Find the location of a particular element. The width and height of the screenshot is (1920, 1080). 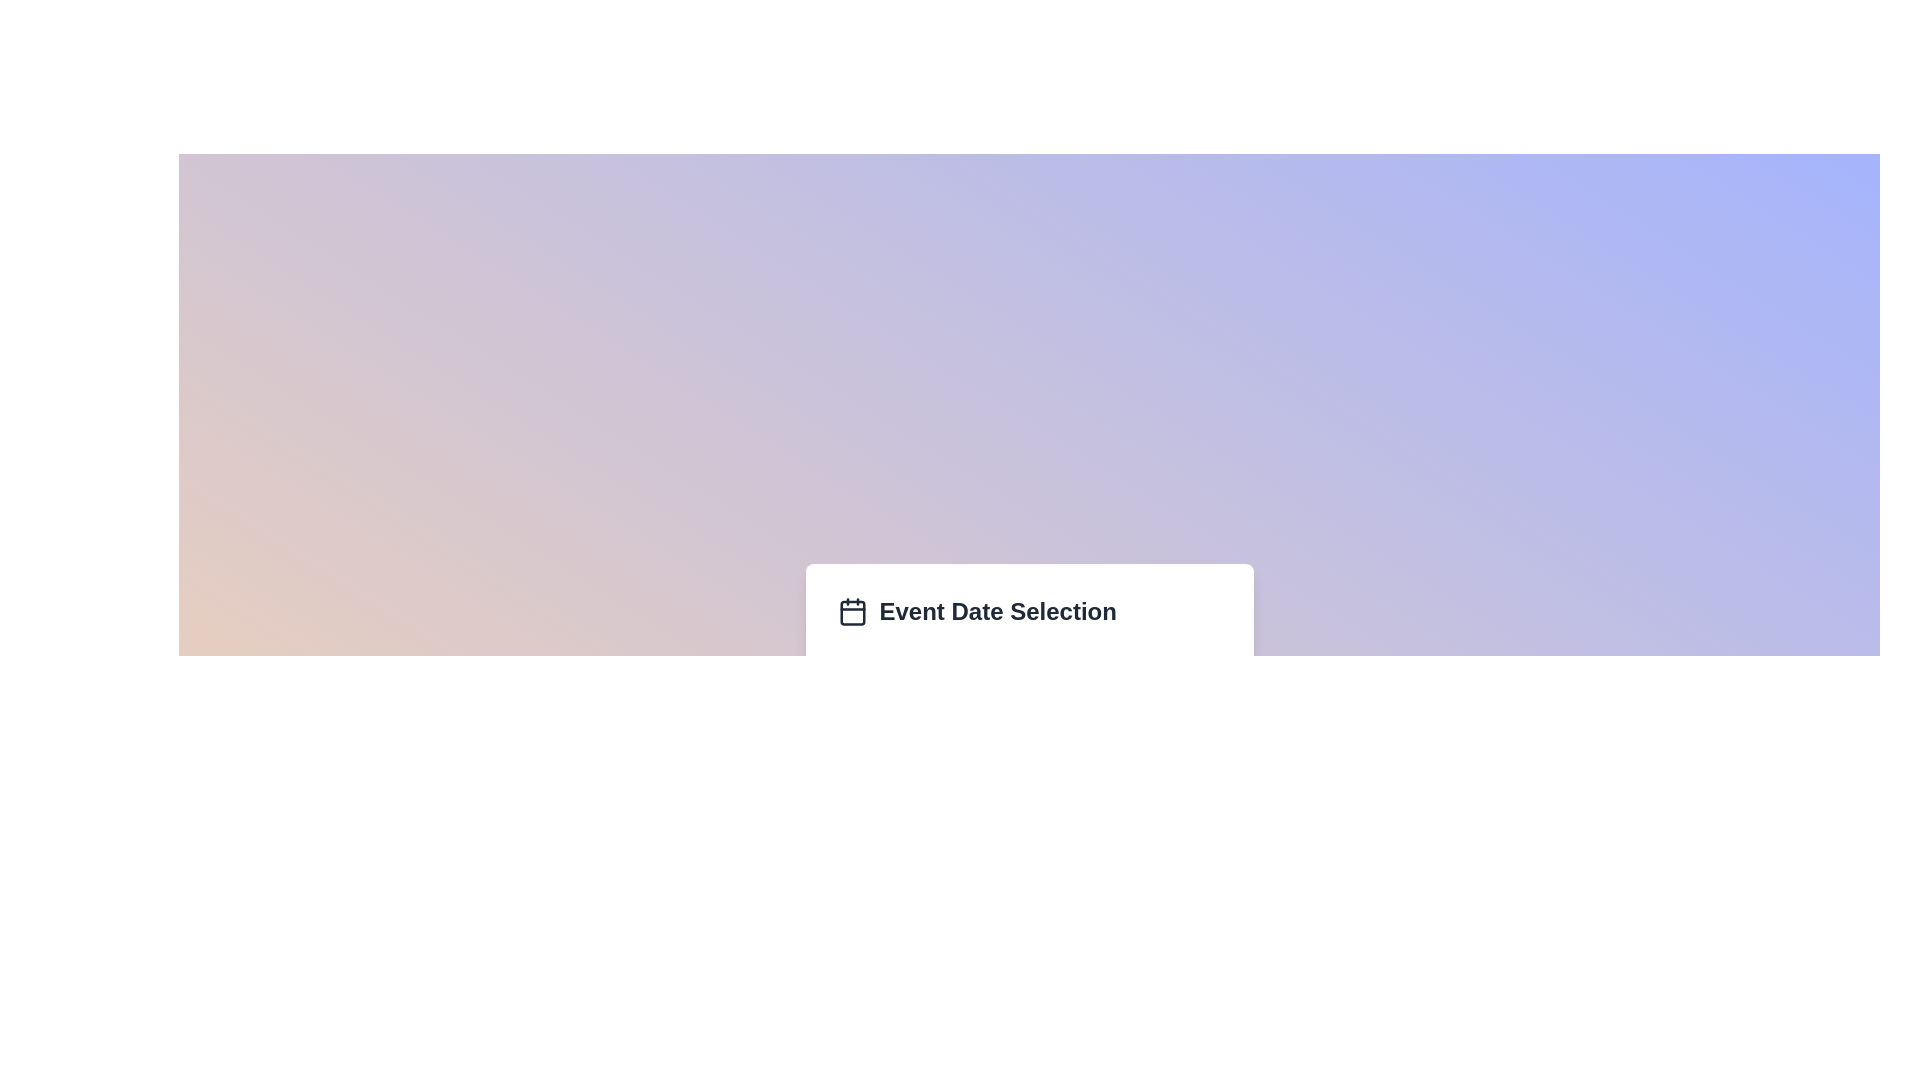

the calendar icon located to the left of the 'Event Date Selection' text is located at coordinates (852, 611).